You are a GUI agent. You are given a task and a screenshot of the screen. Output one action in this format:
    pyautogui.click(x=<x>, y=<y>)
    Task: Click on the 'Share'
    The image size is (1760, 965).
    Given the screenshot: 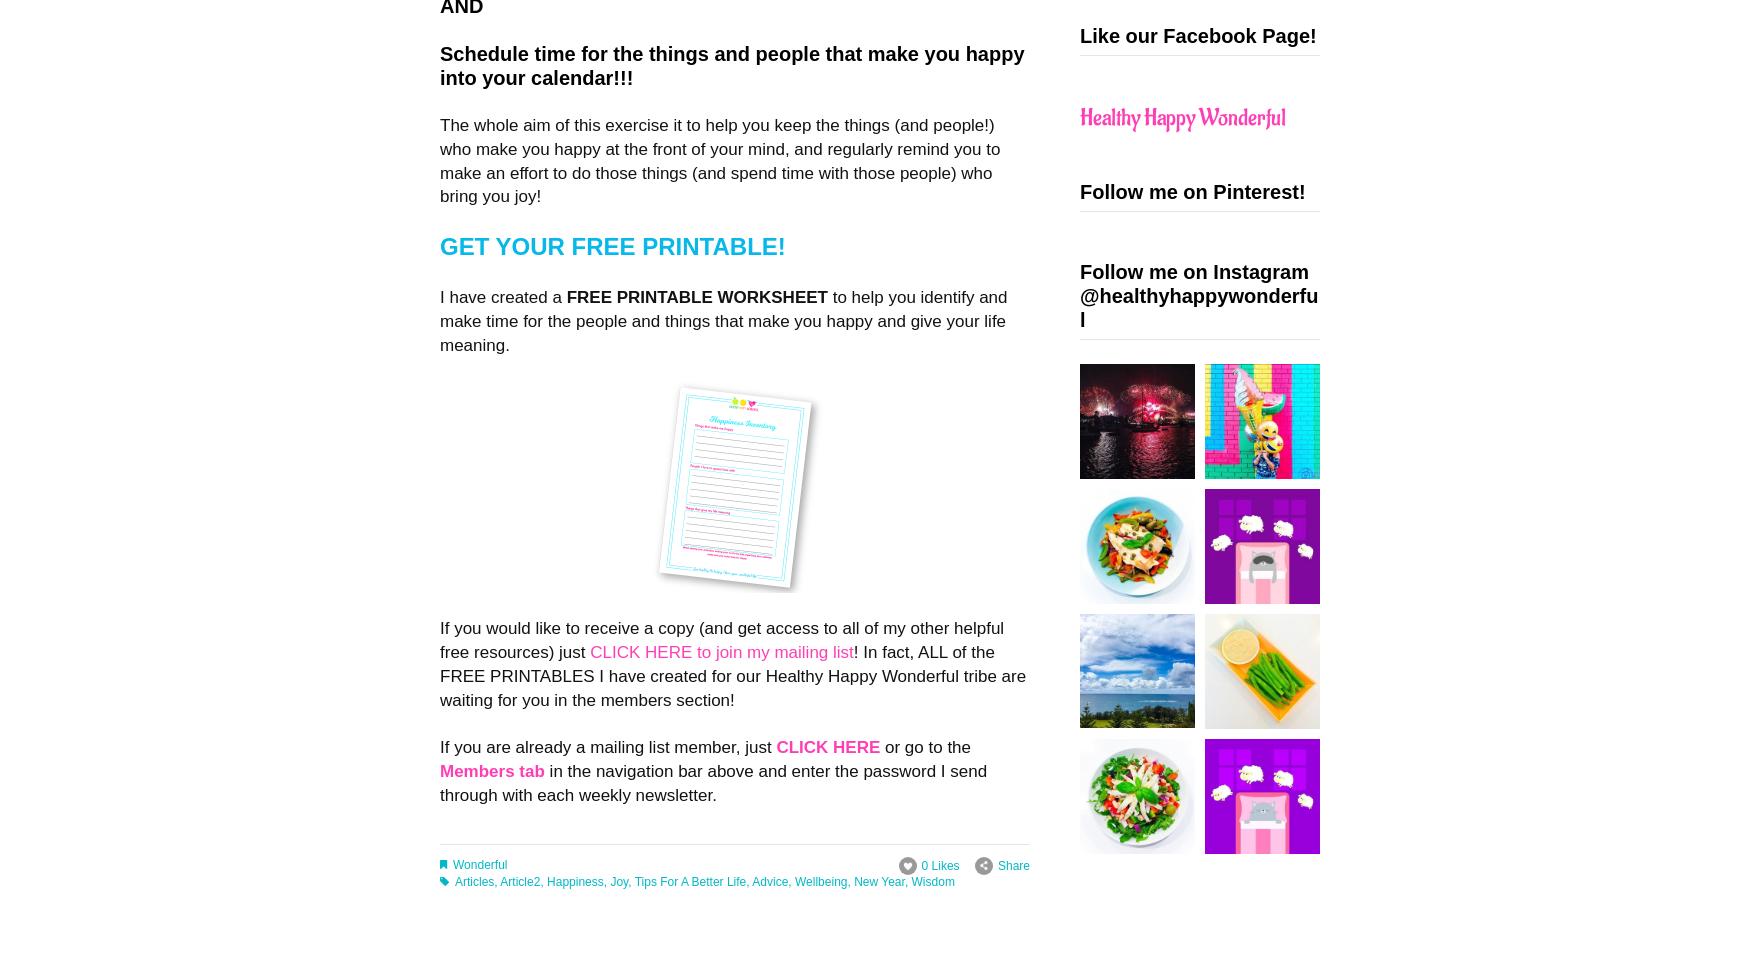 What is the action you would take?
    pyautogui.click(x=1013, y=865)
    